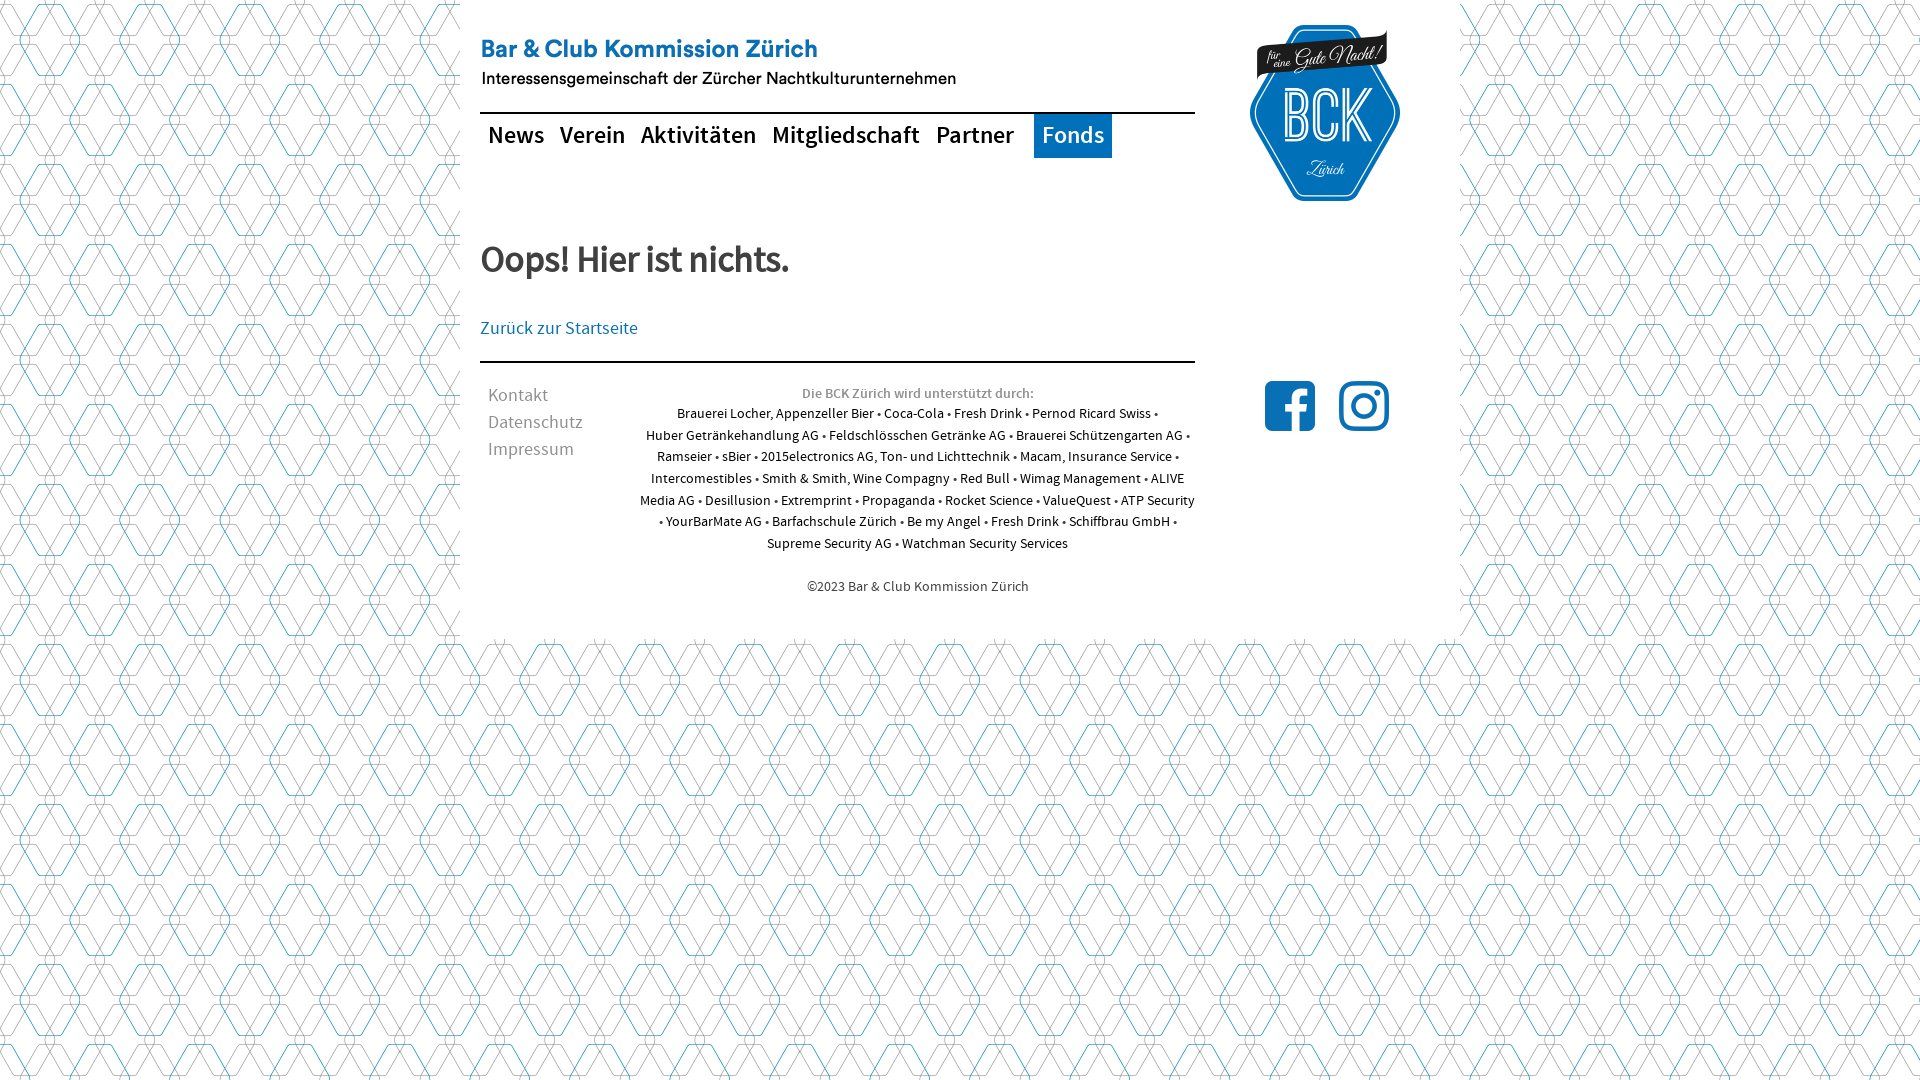 The image size is (1920, 1080). Describe the element at coordinates (944, 500) in the screenshot. I see `'Rocket Science'` at that location.